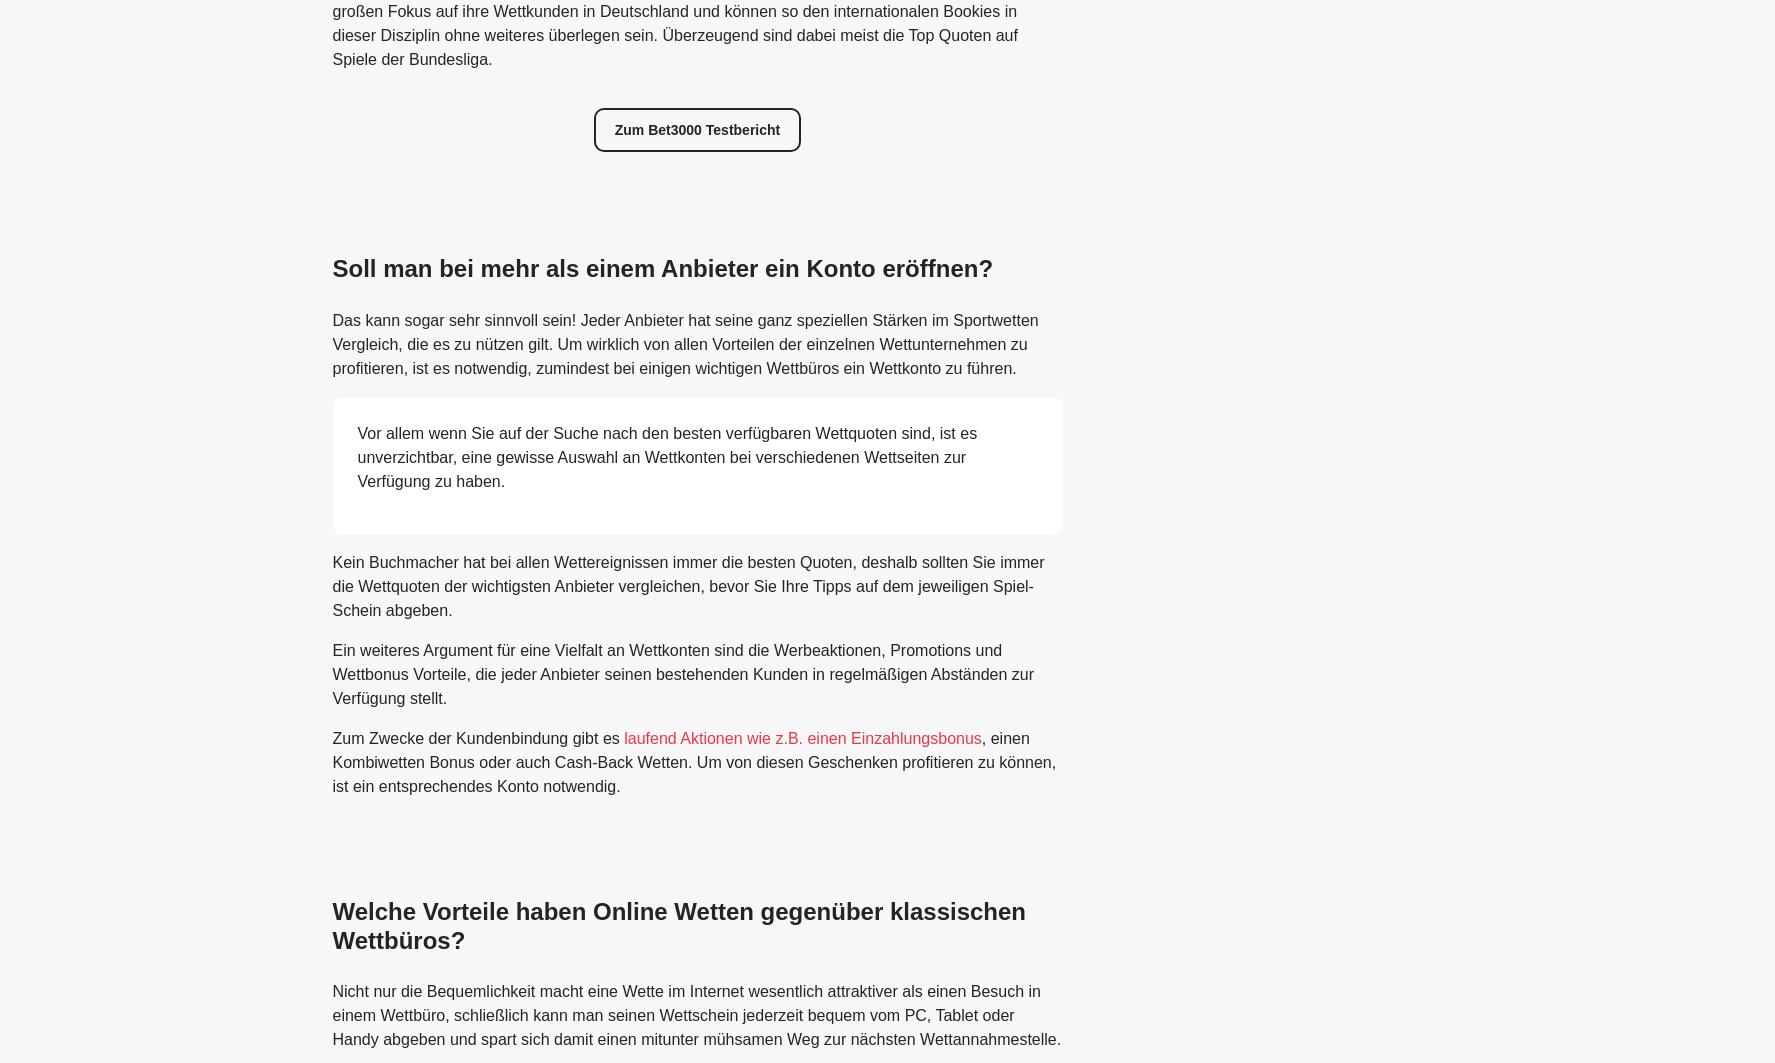 Image resolution: width=1775 pixels, height=1063 pixels. I want to click on 'Nicht nur die Bequemlichkeit macht eine Wette im Internet wesentlich attraktiver als einen Besuch in einem Wettbüro, schließlich kann man seinen Wettschein jederzeit bequem vom PC, Tablet oder Handy abgeben und spart sich damit einen mitunter mühsamen Weg zur nächsten Wettannahmestelle.', so click(330, 1014).